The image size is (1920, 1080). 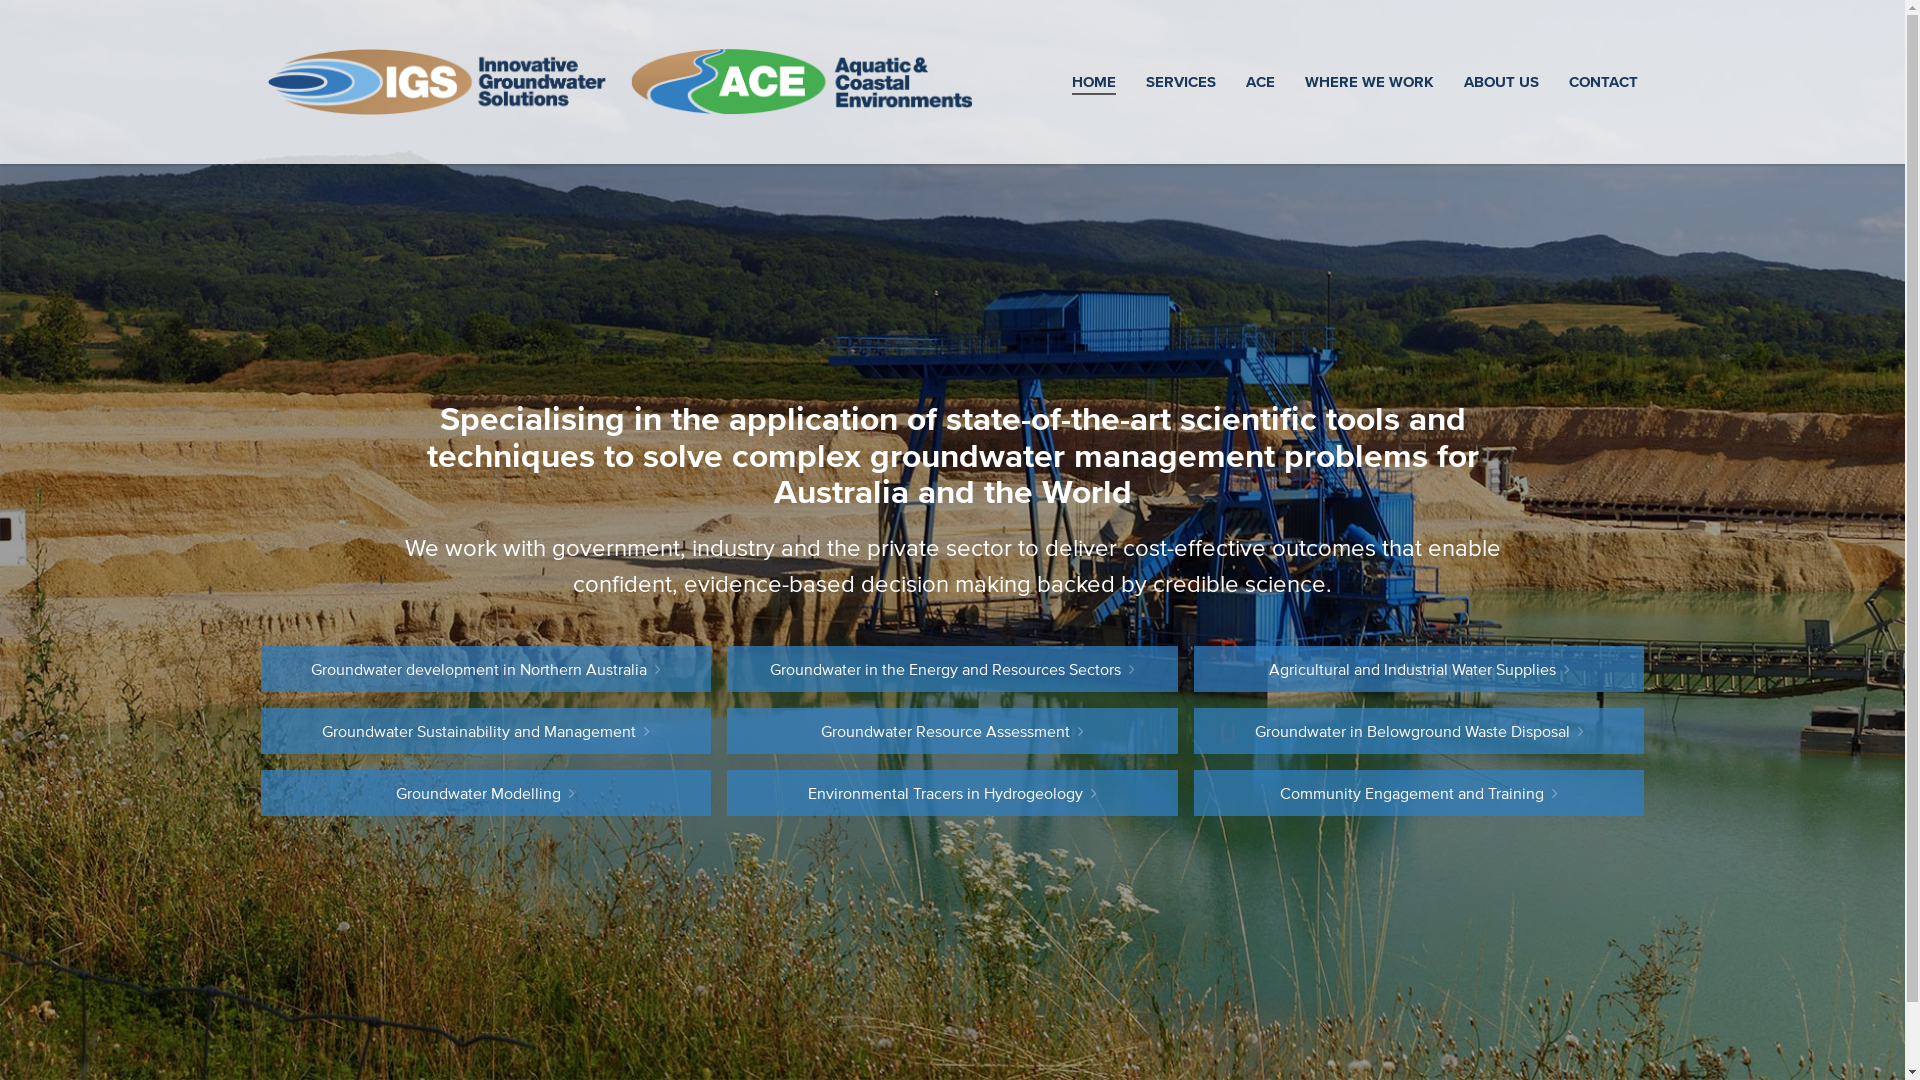 I want to click on 'Agricultural and Industrial Water Supplies  ', so click(x=1418, y=668).